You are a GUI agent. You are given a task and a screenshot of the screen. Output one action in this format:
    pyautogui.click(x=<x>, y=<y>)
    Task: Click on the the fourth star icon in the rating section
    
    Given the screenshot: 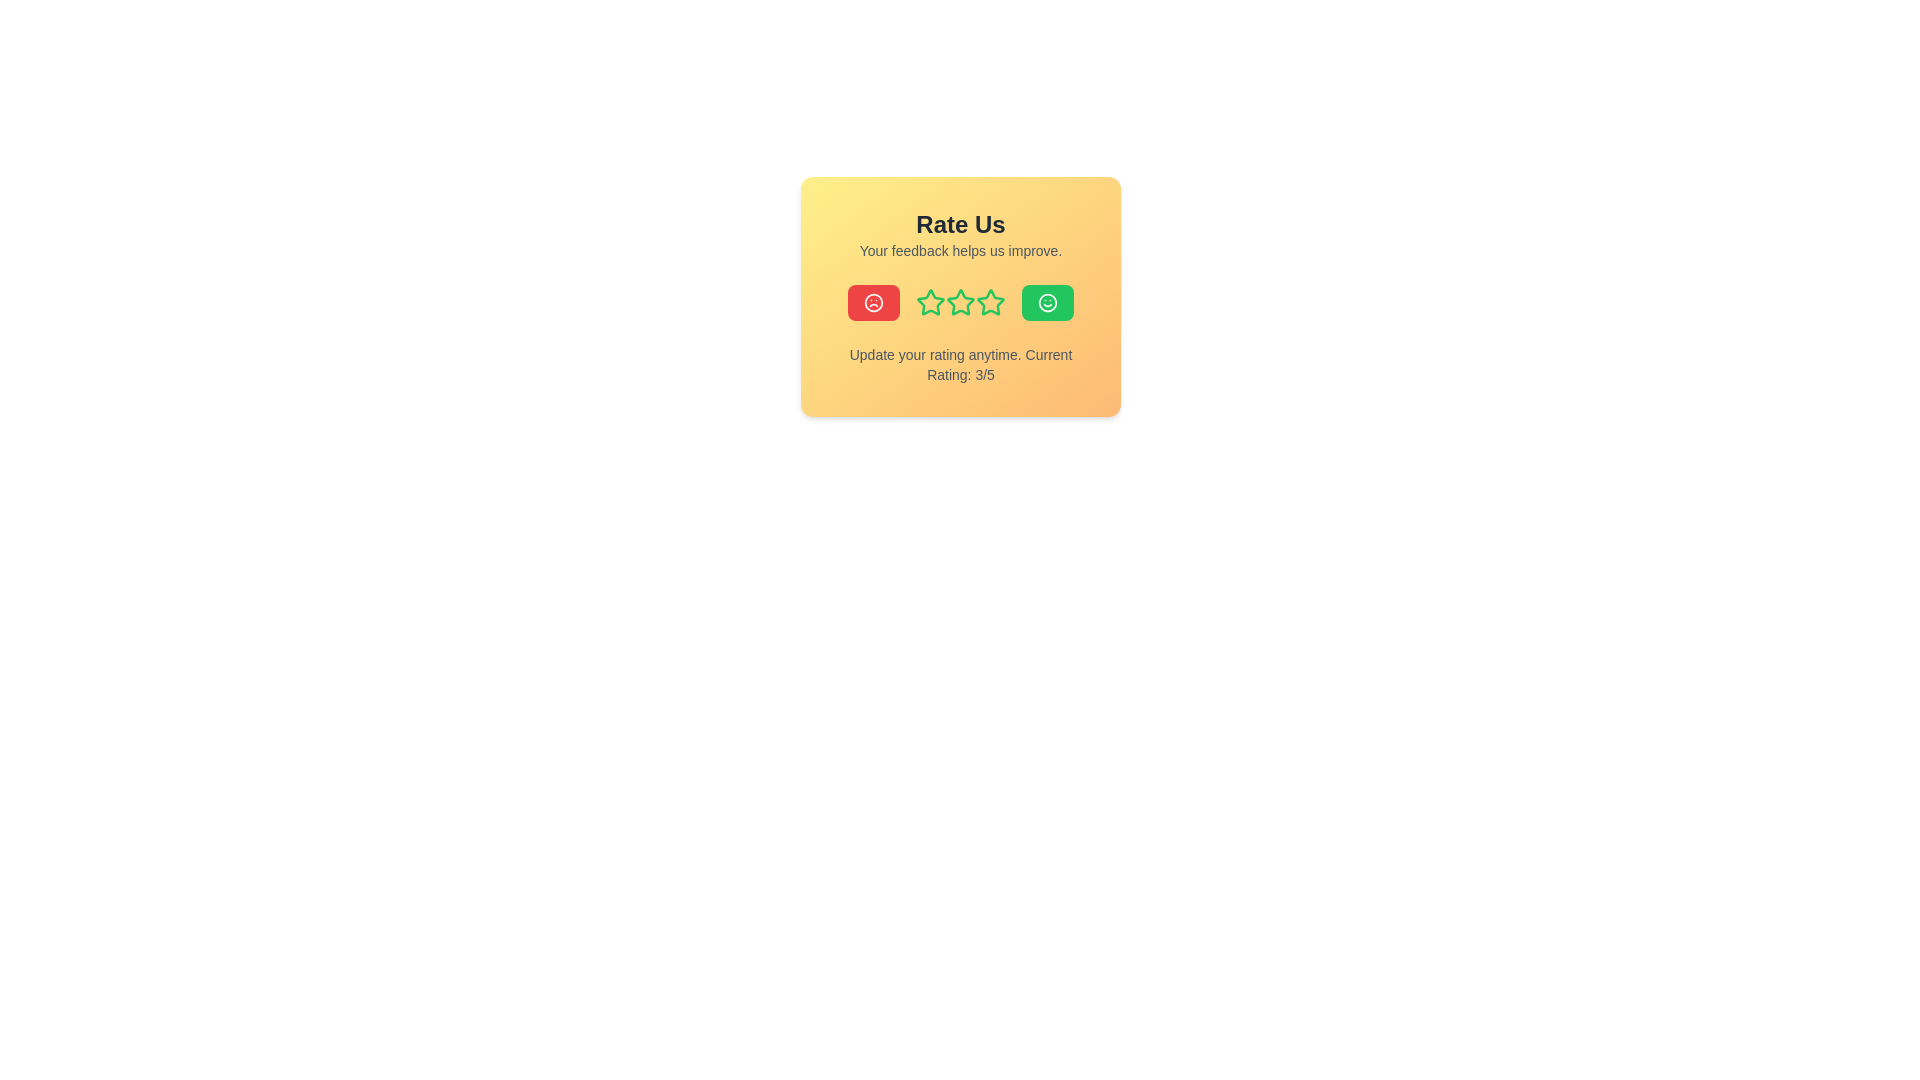 What is the action you would take?
    pyautogui.click(x=990, y=303)
    